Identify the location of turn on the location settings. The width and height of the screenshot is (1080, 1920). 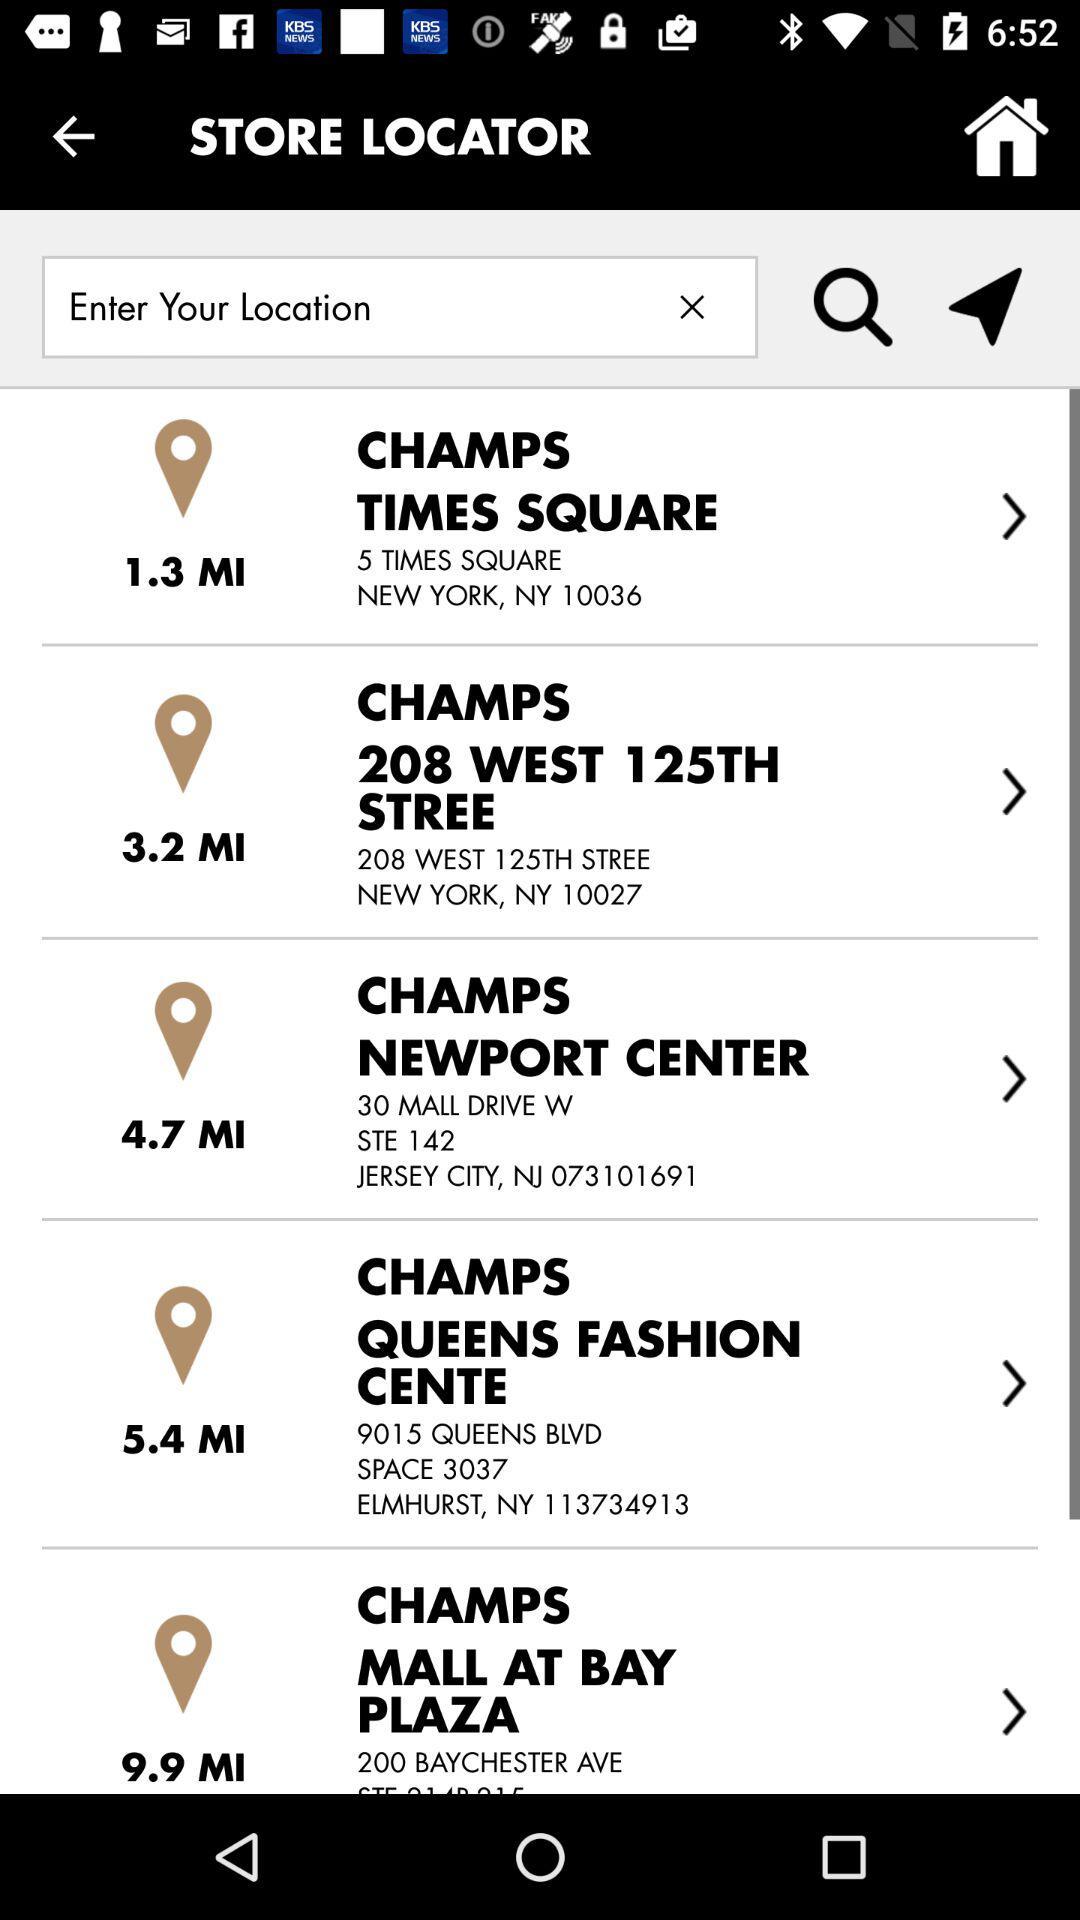
(984, 306).